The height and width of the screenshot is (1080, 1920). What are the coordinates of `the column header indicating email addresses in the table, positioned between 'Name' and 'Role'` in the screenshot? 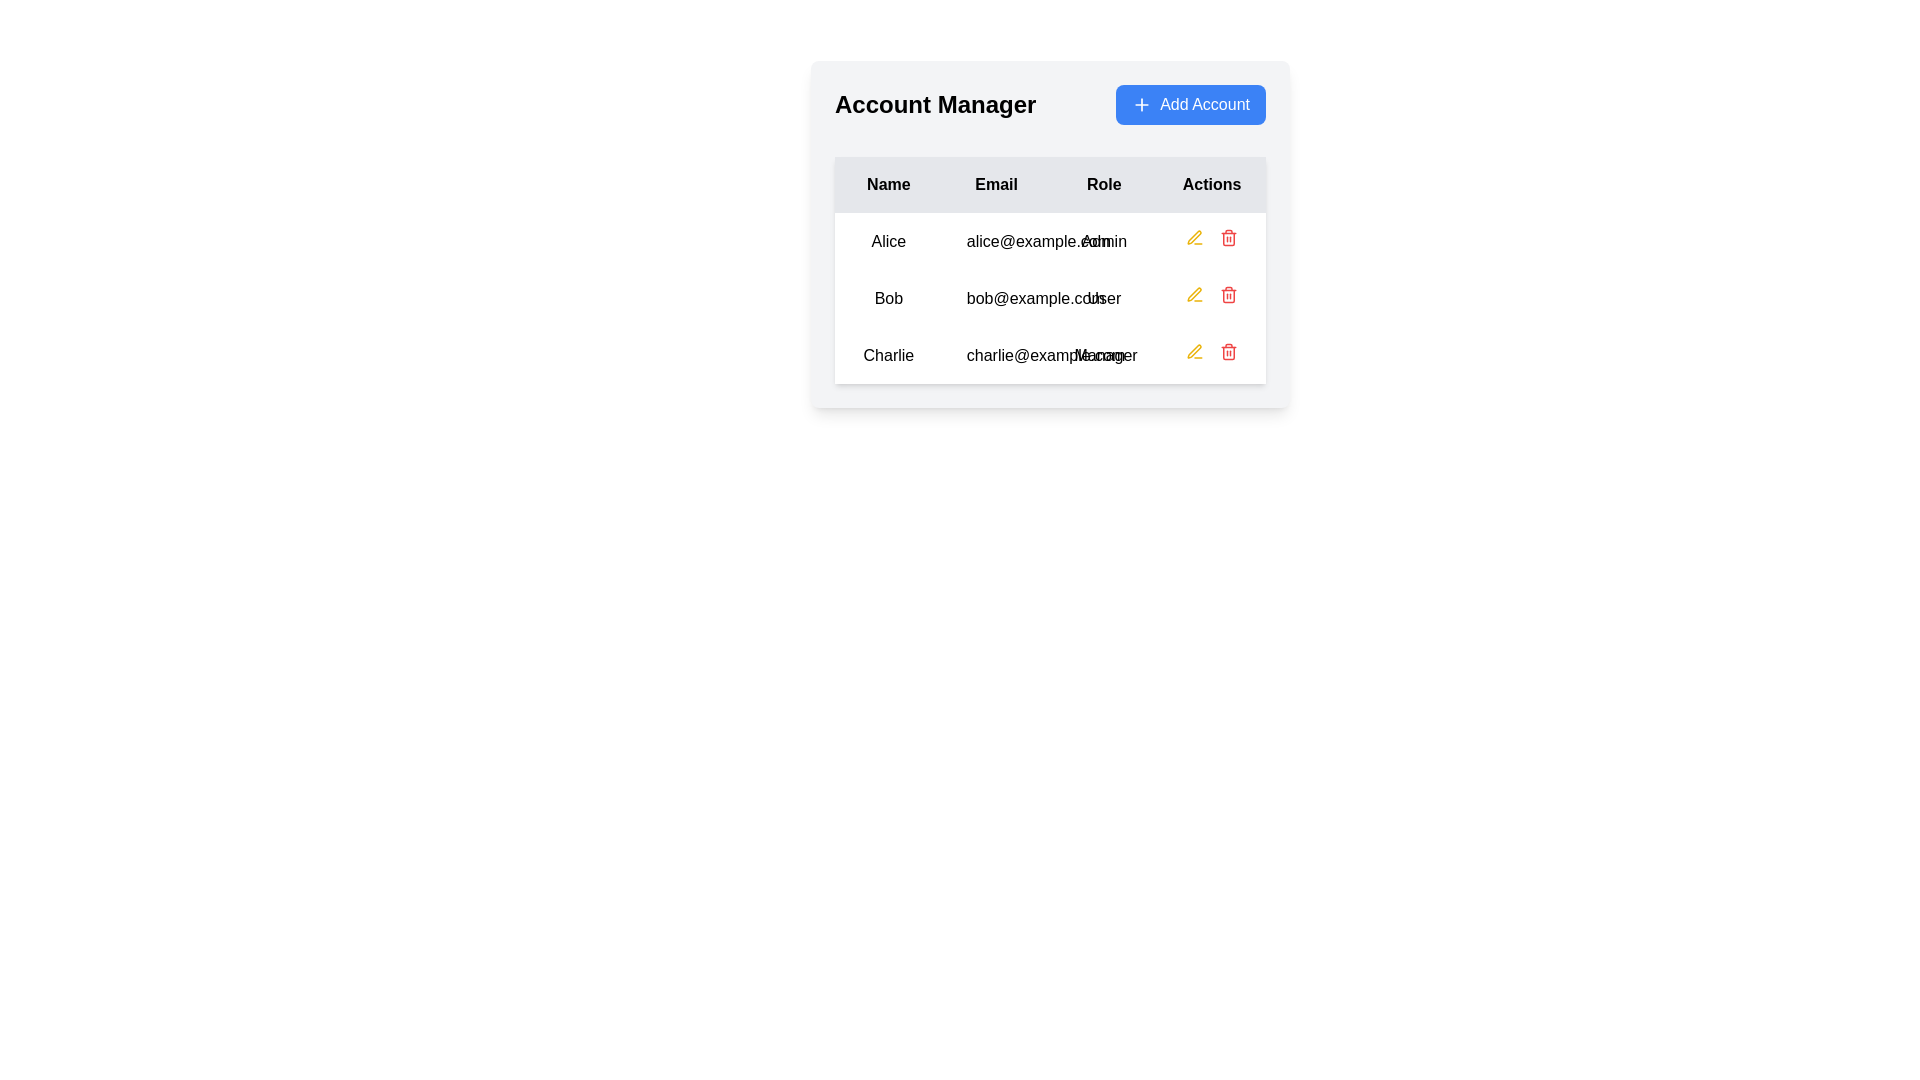 It's located at (996, 185).